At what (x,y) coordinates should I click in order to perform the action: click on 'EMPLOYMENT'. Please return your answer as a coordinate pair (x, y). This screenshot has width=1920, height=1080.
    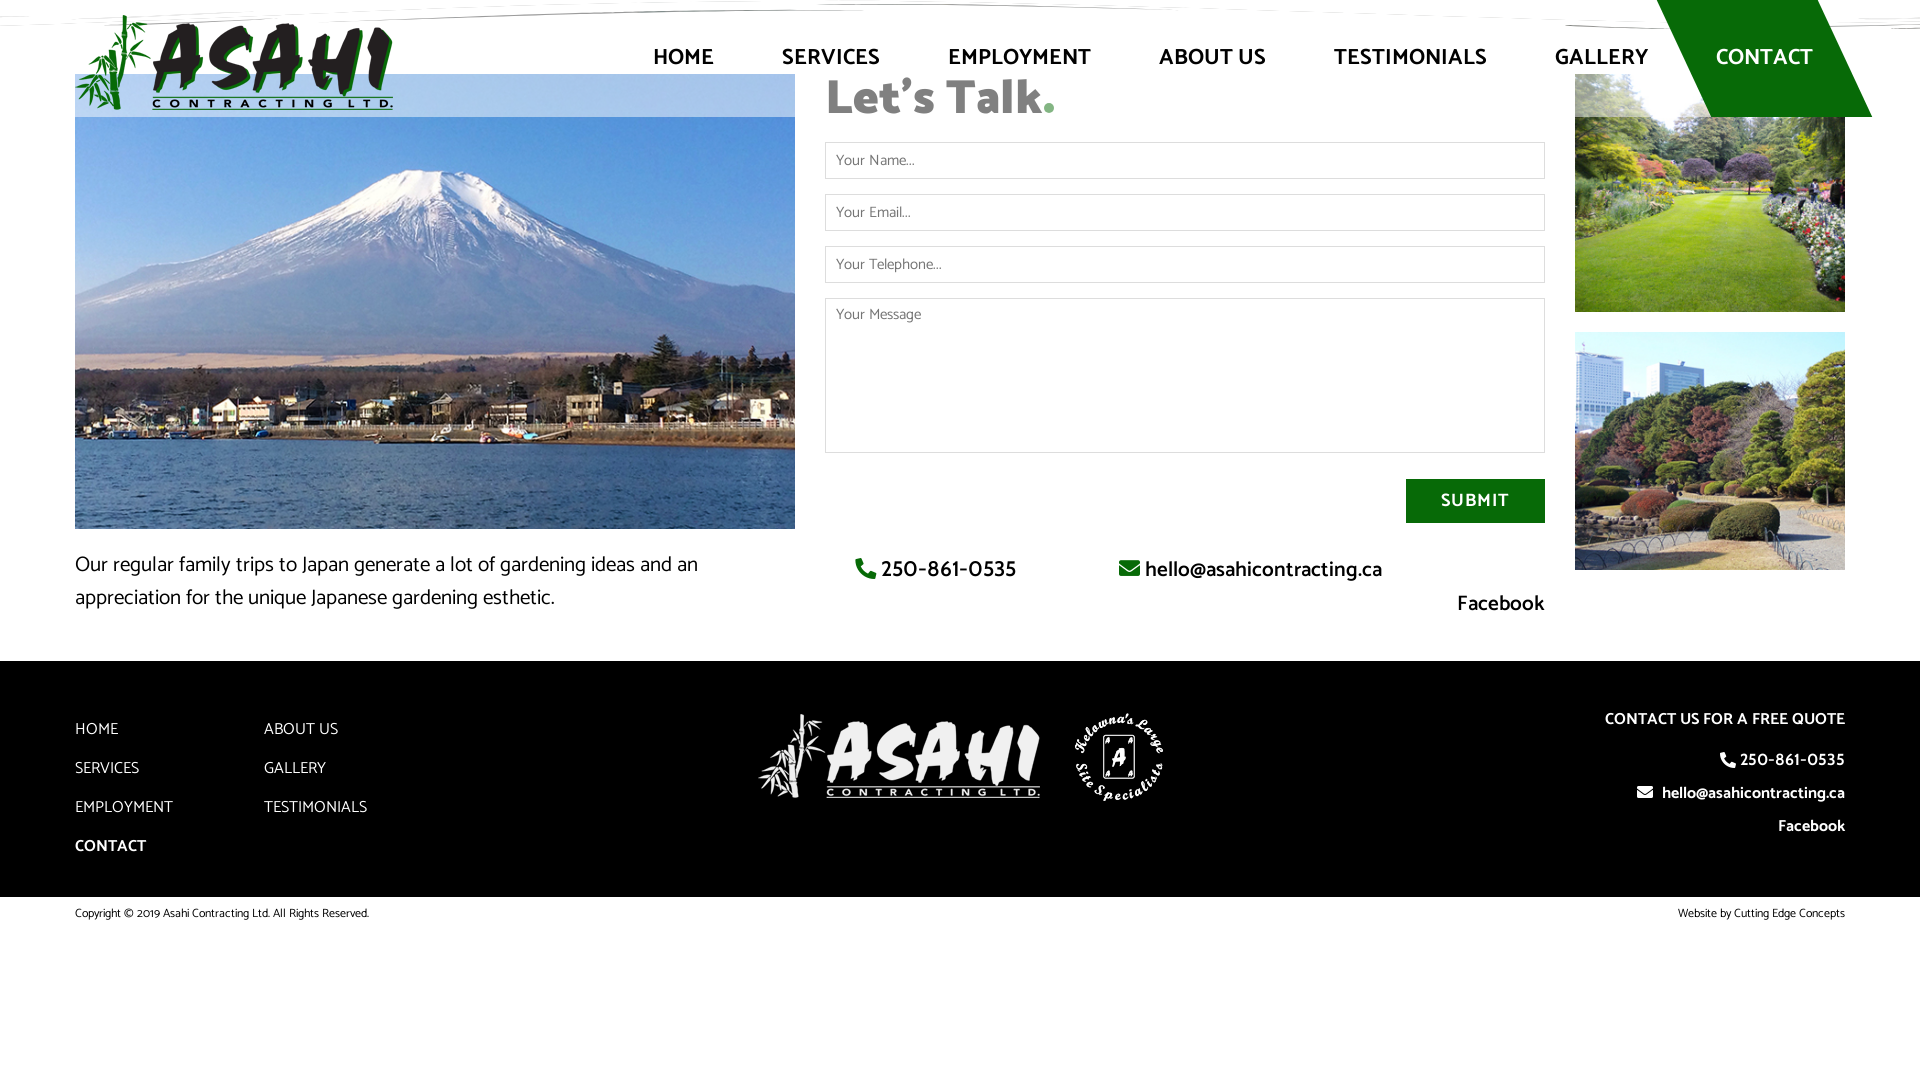
    Looking at the image, I should click on (1019, 57).